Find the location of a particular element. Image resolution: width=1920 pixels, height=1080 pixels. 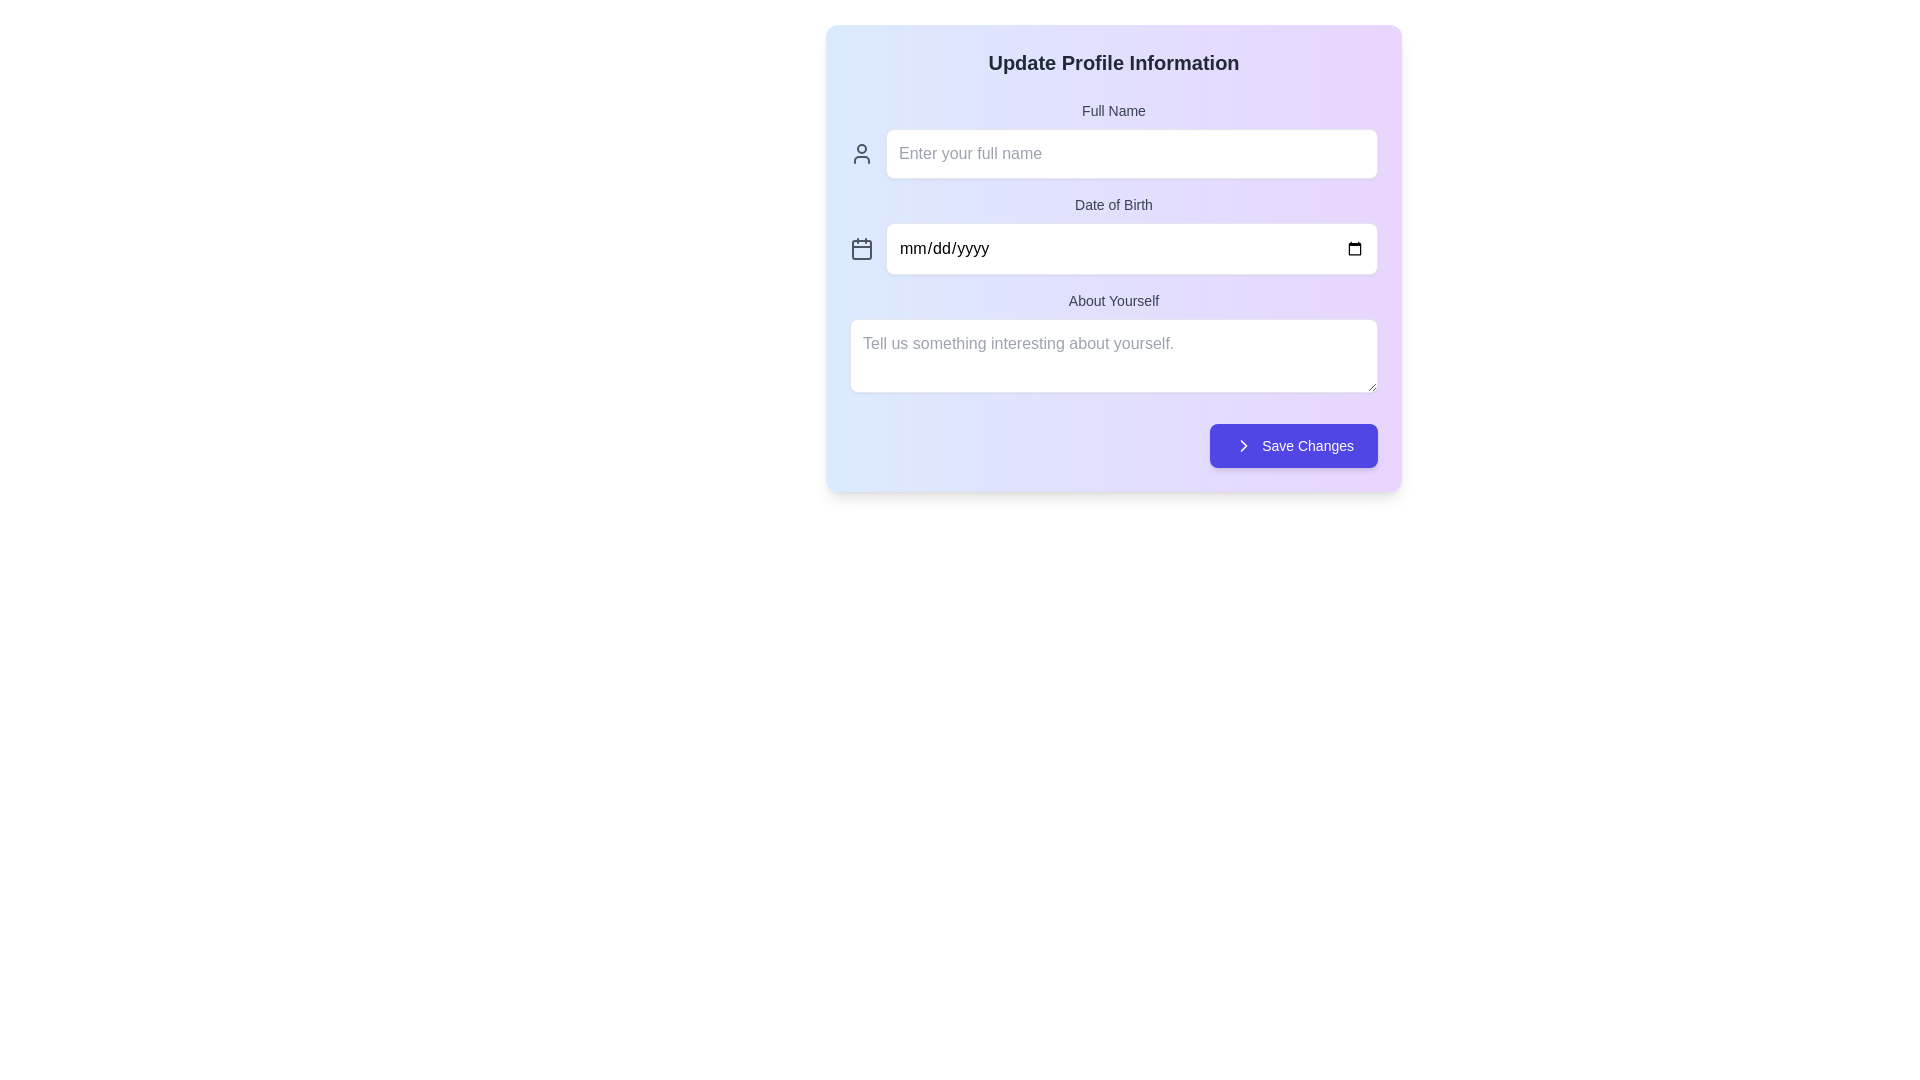

the 'About Yourself' label, which is a small, gray text label centrally aligned above the input field for personal information is located at coordinates (1112, 300).